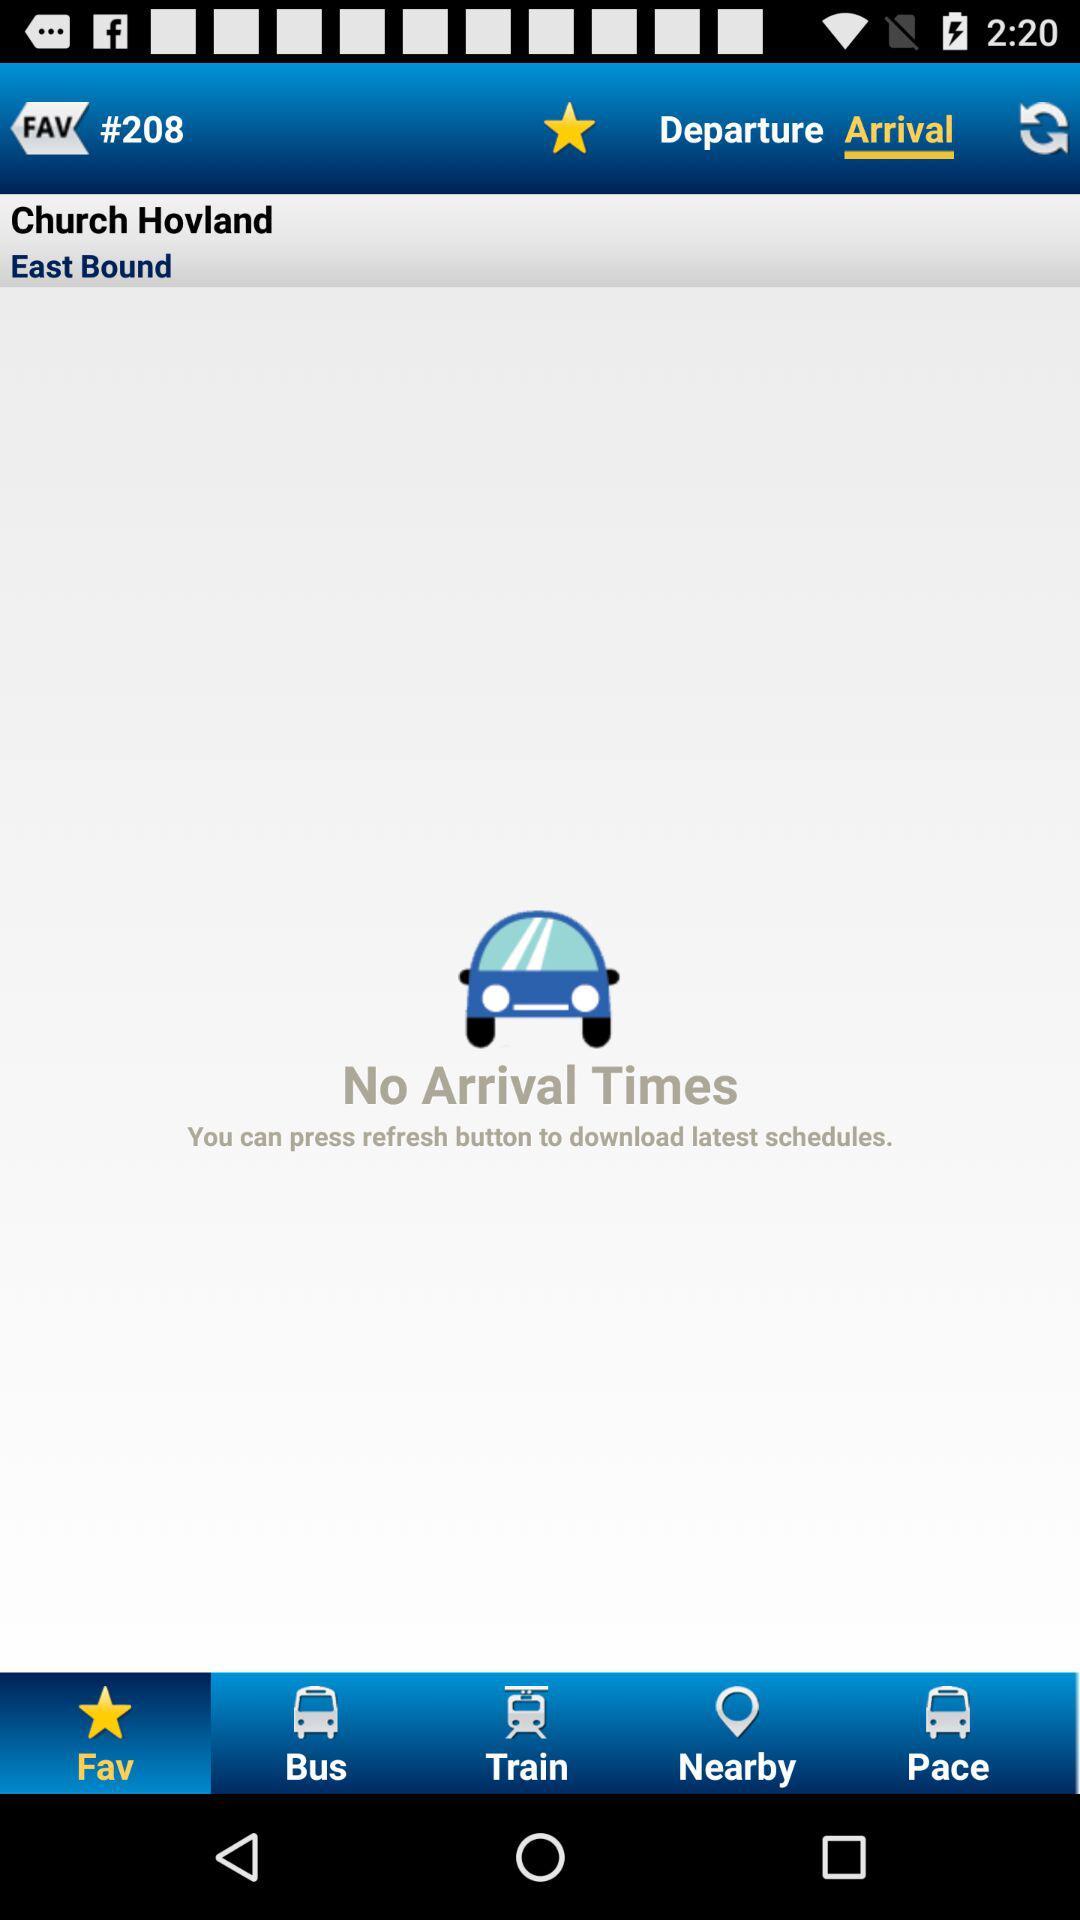 The width and height of the screenshot is (1080, 1920). Describe the element at coordinates (570, 127) in the screenshot. I see `app to the right of #208 app` at that location.